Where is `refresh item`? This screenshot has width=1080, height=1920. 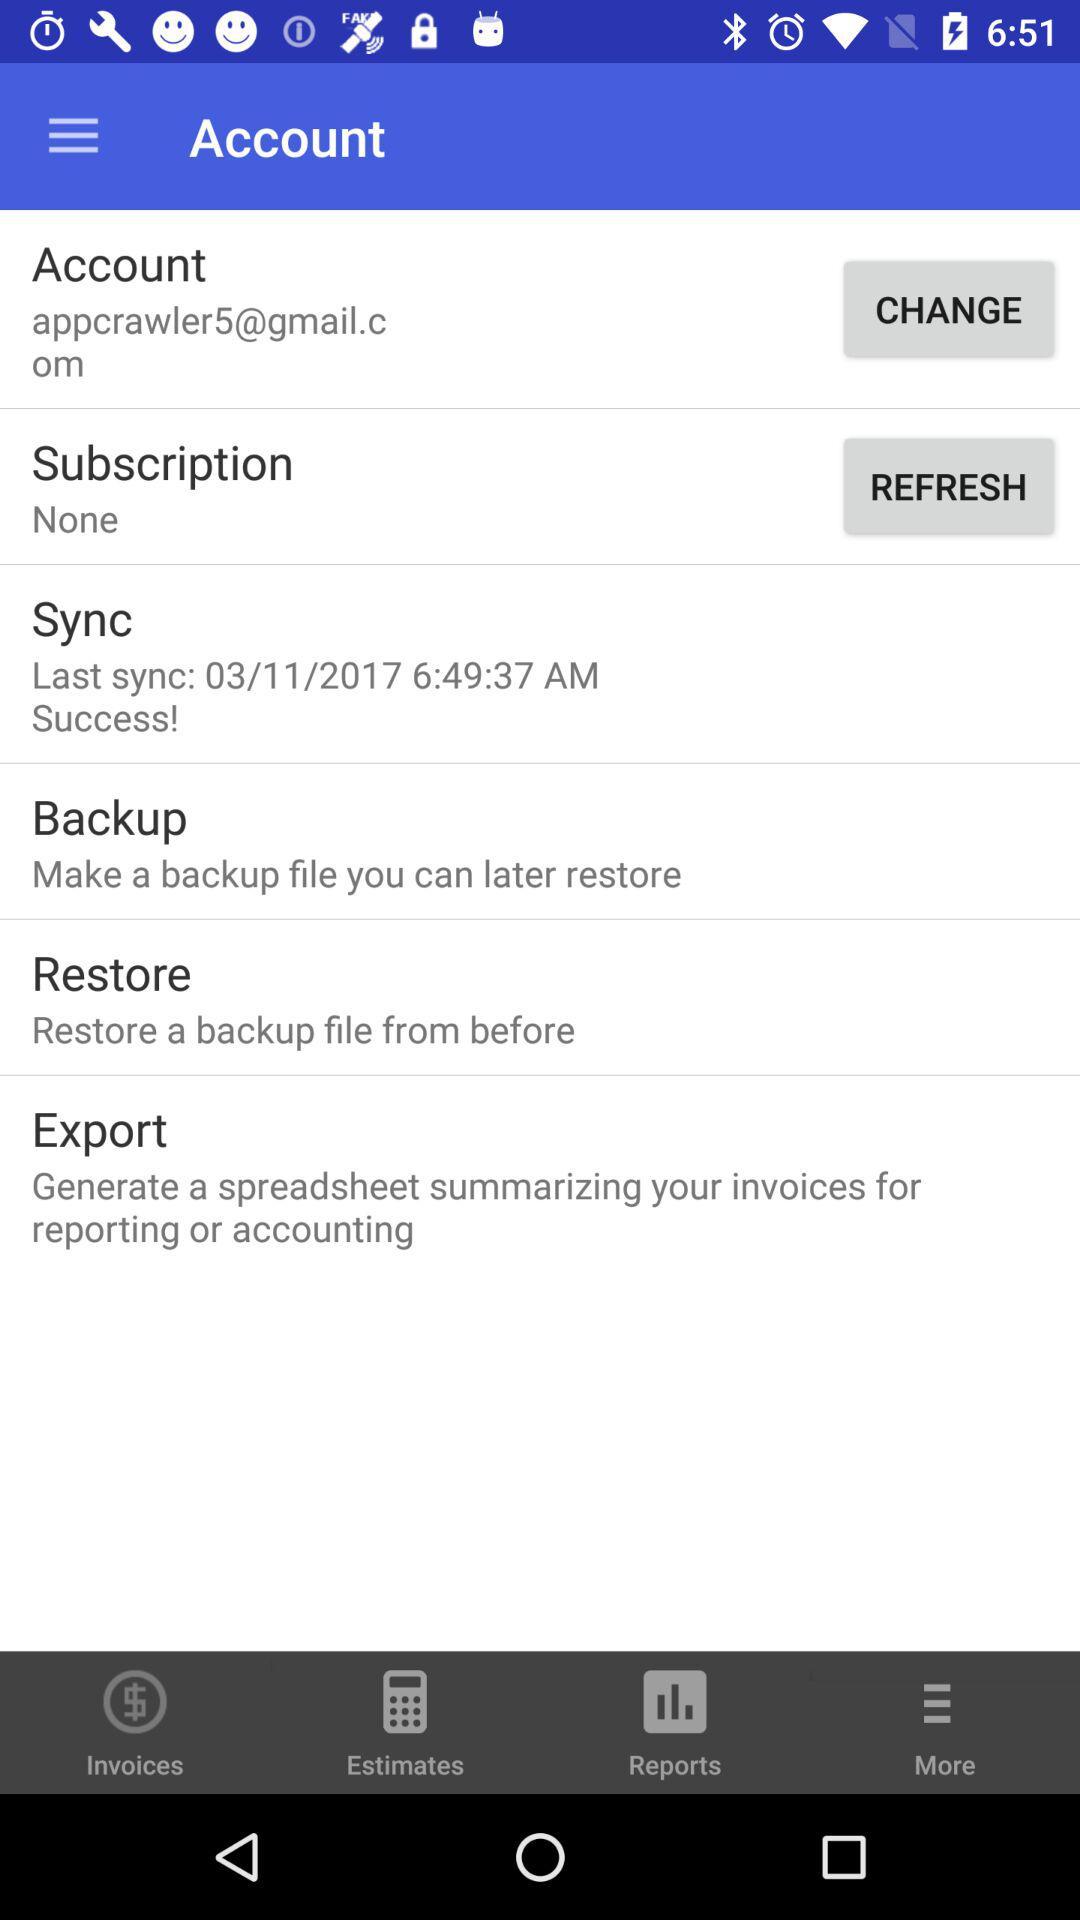 refresh item is located at coordinates (947, 485).